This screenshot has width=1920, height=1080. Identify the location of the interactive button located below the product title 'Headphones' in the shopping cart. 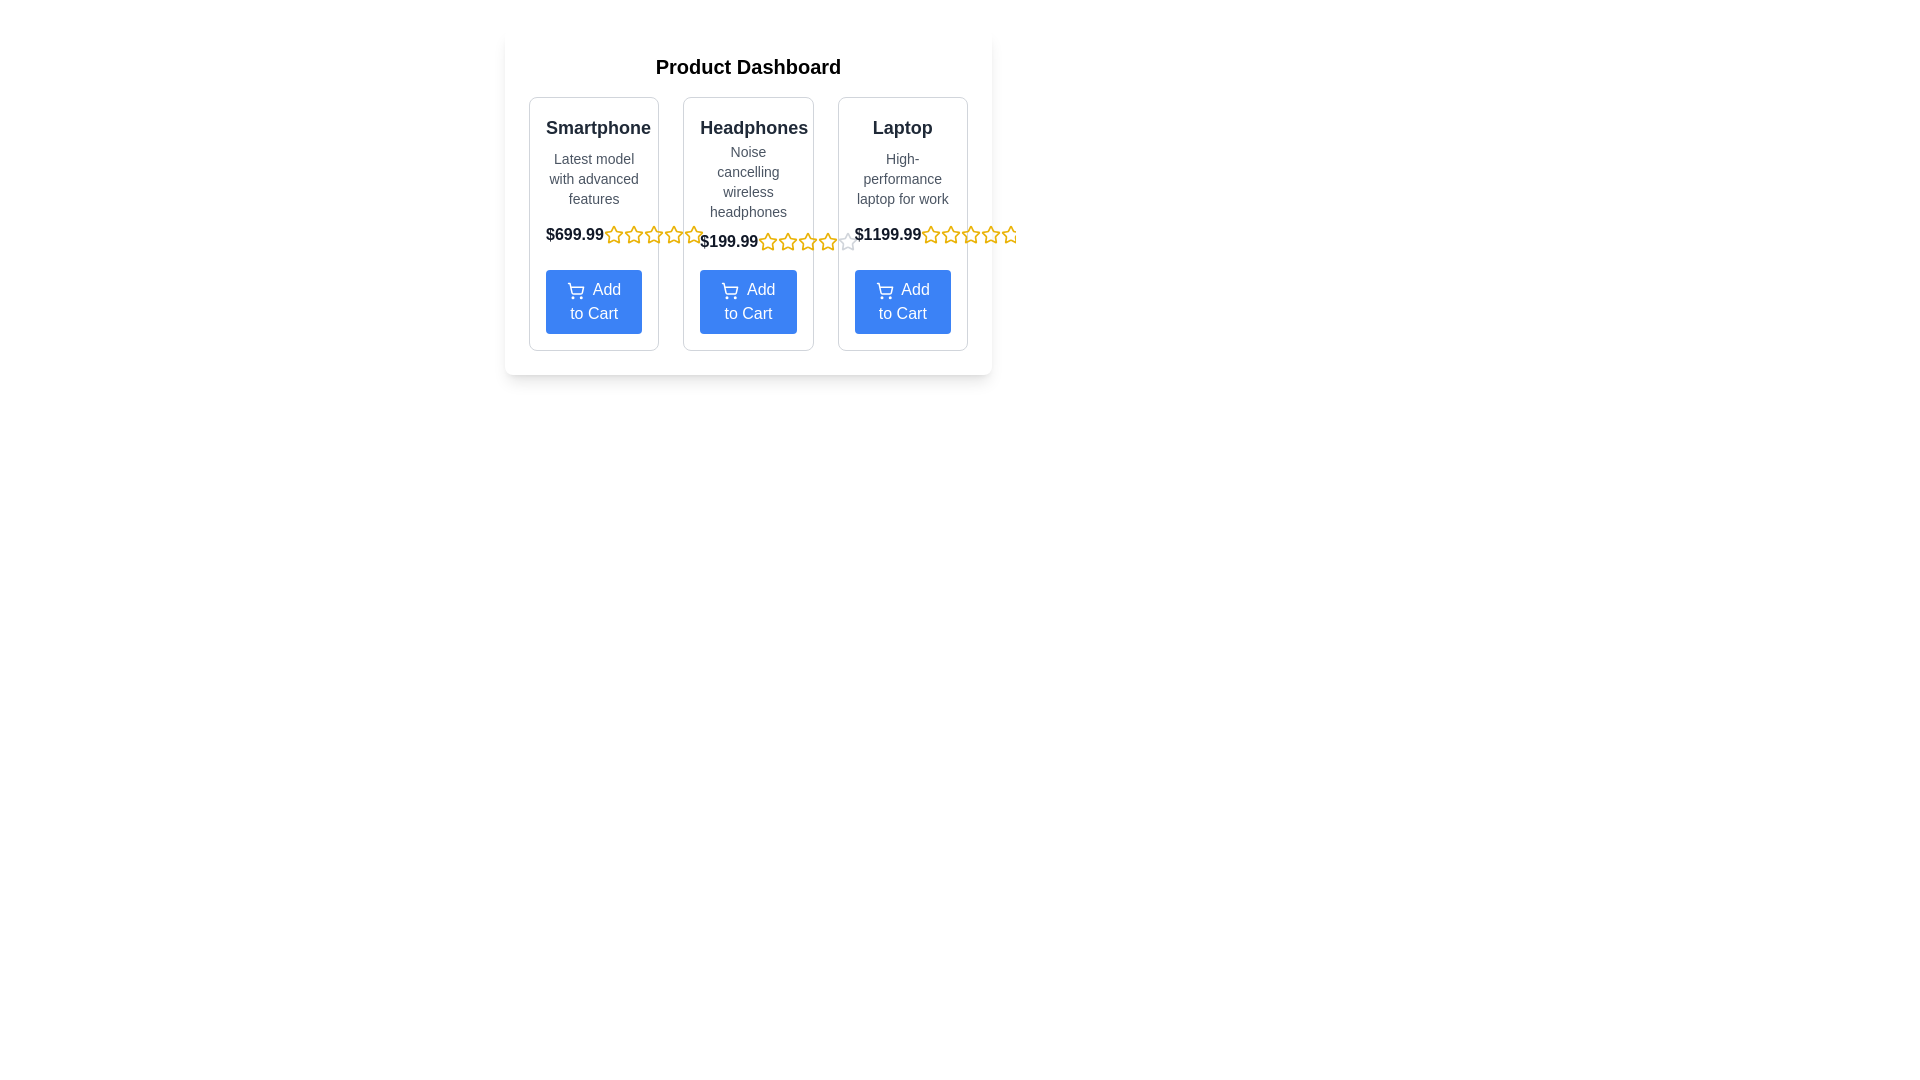
(747, 301).